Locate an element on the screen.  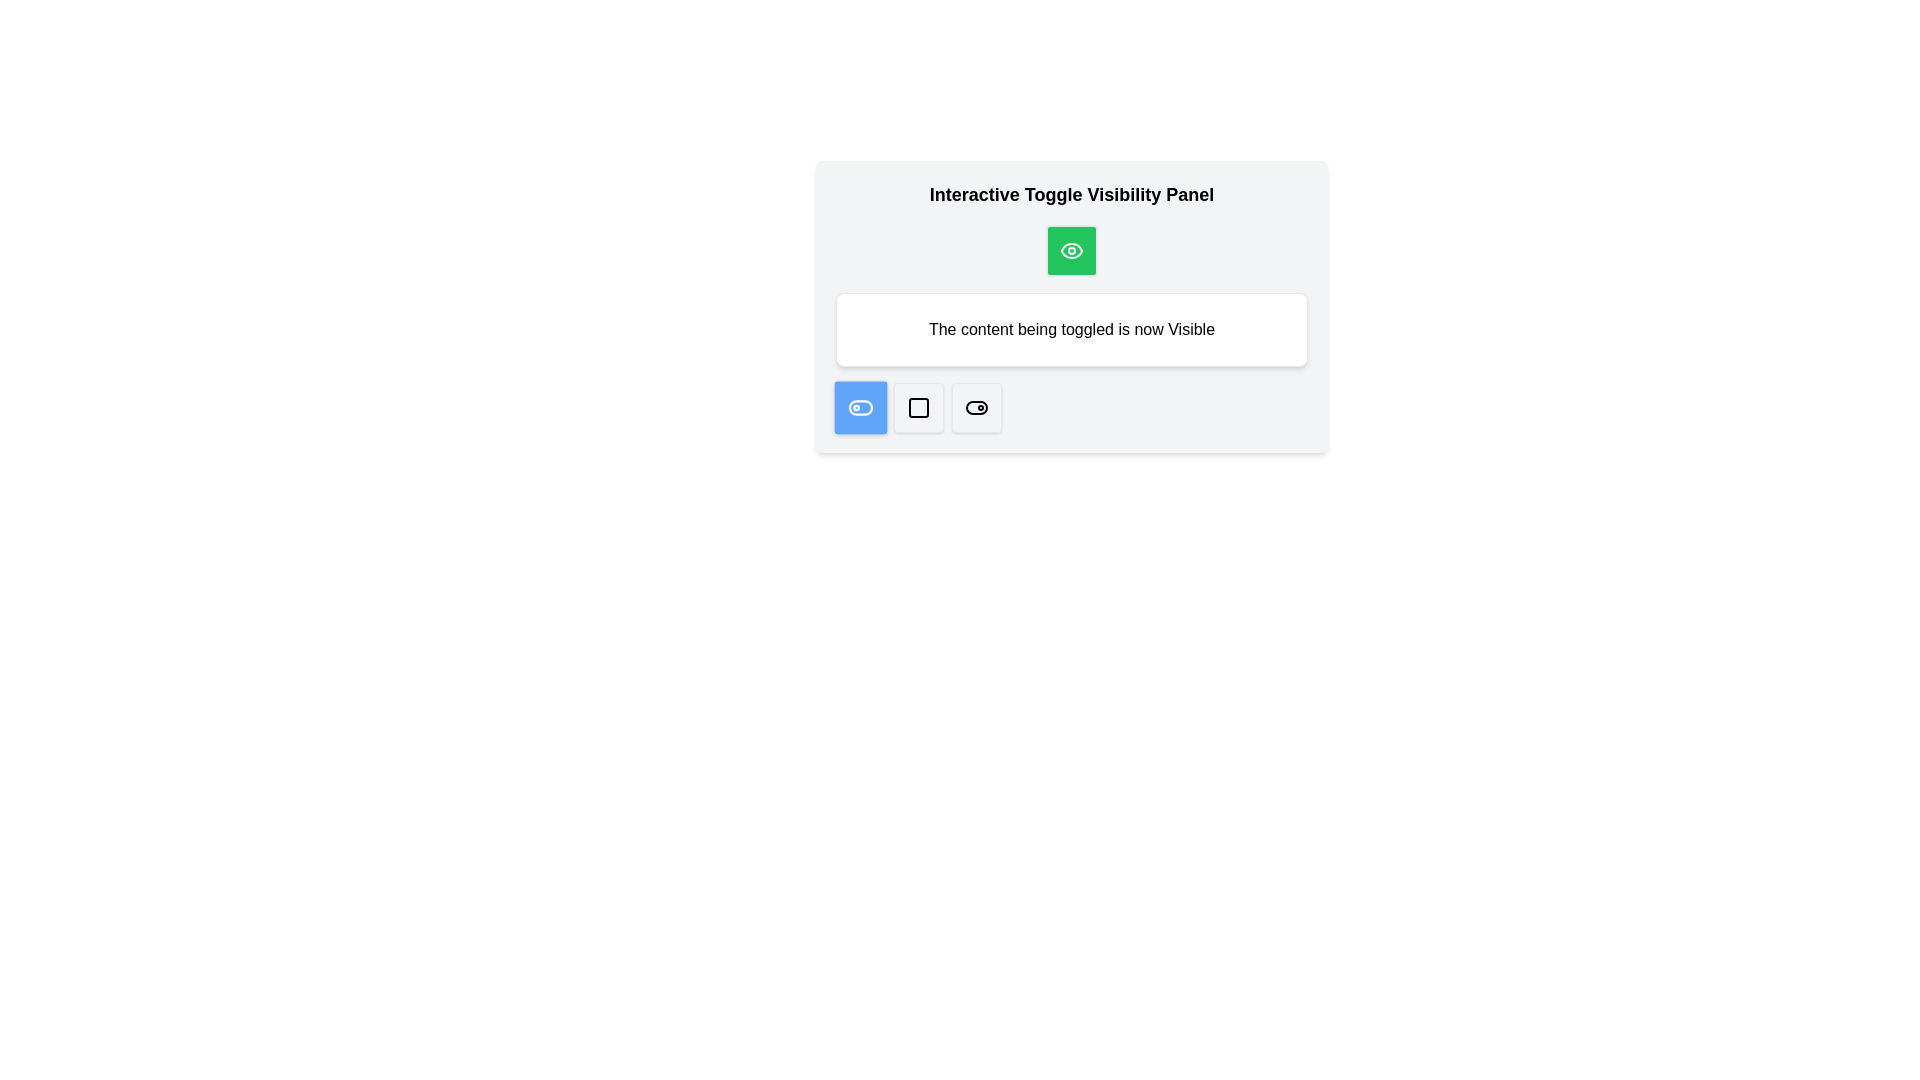
the central button in the control panel to interact with it and modify visibility or toggle content display states is located at coordinates (917, 407).